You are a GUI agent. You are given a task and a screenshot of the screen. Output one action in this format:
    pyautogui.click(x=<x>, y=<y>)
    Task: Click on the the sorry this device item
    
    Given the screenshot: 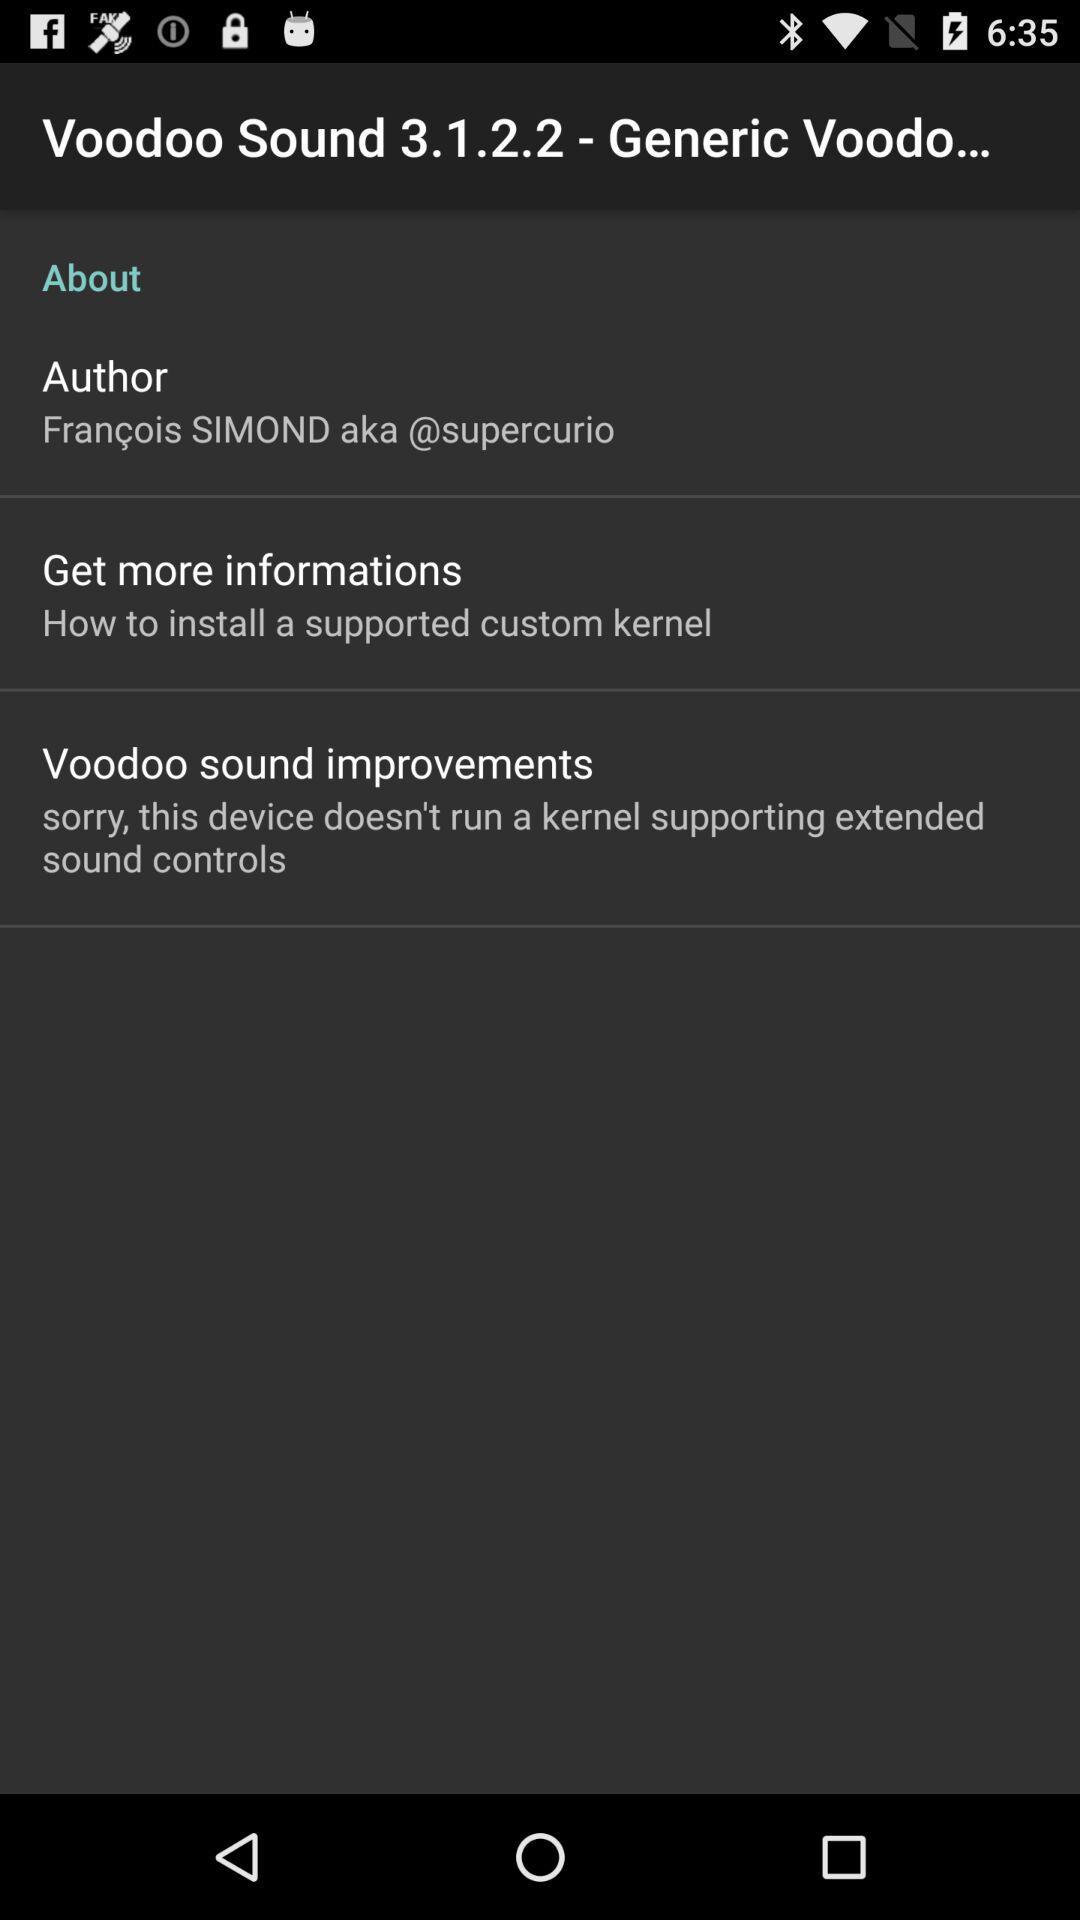 What is the action you would take?
    pyautogui.click(x=540, y=836)
    